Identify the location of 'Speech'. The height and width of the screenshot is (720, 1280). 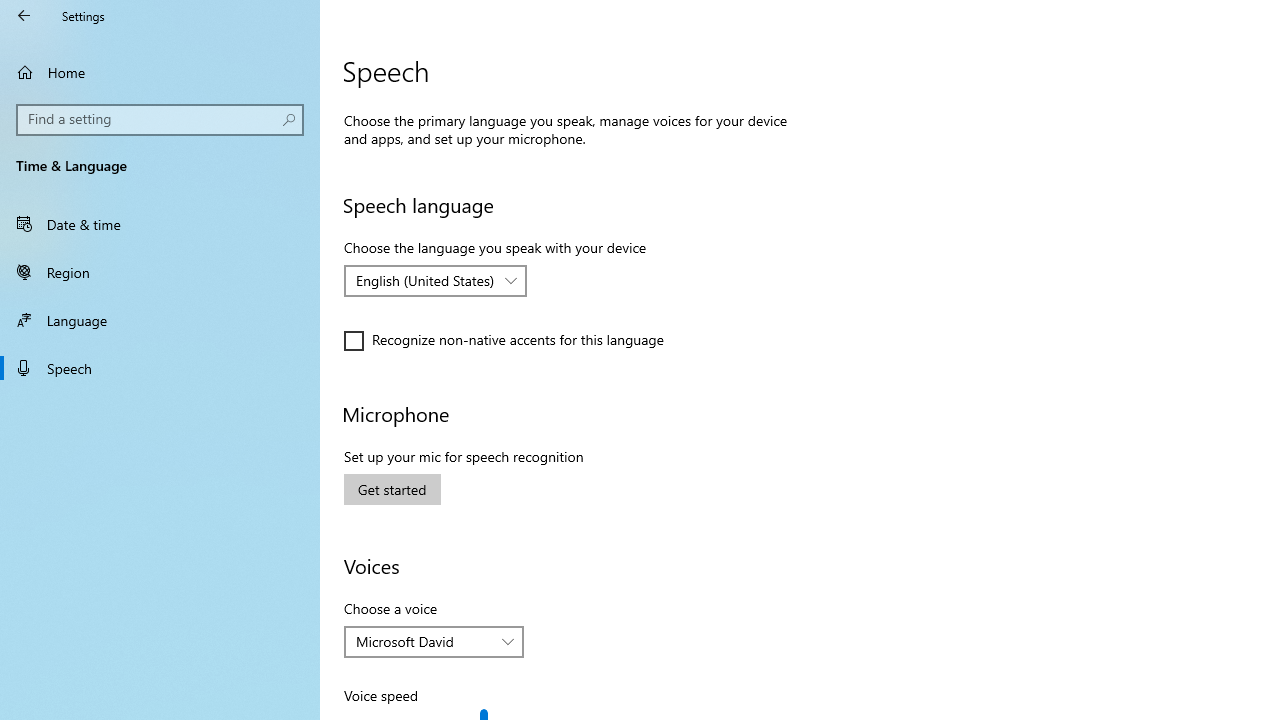
(160, 367).